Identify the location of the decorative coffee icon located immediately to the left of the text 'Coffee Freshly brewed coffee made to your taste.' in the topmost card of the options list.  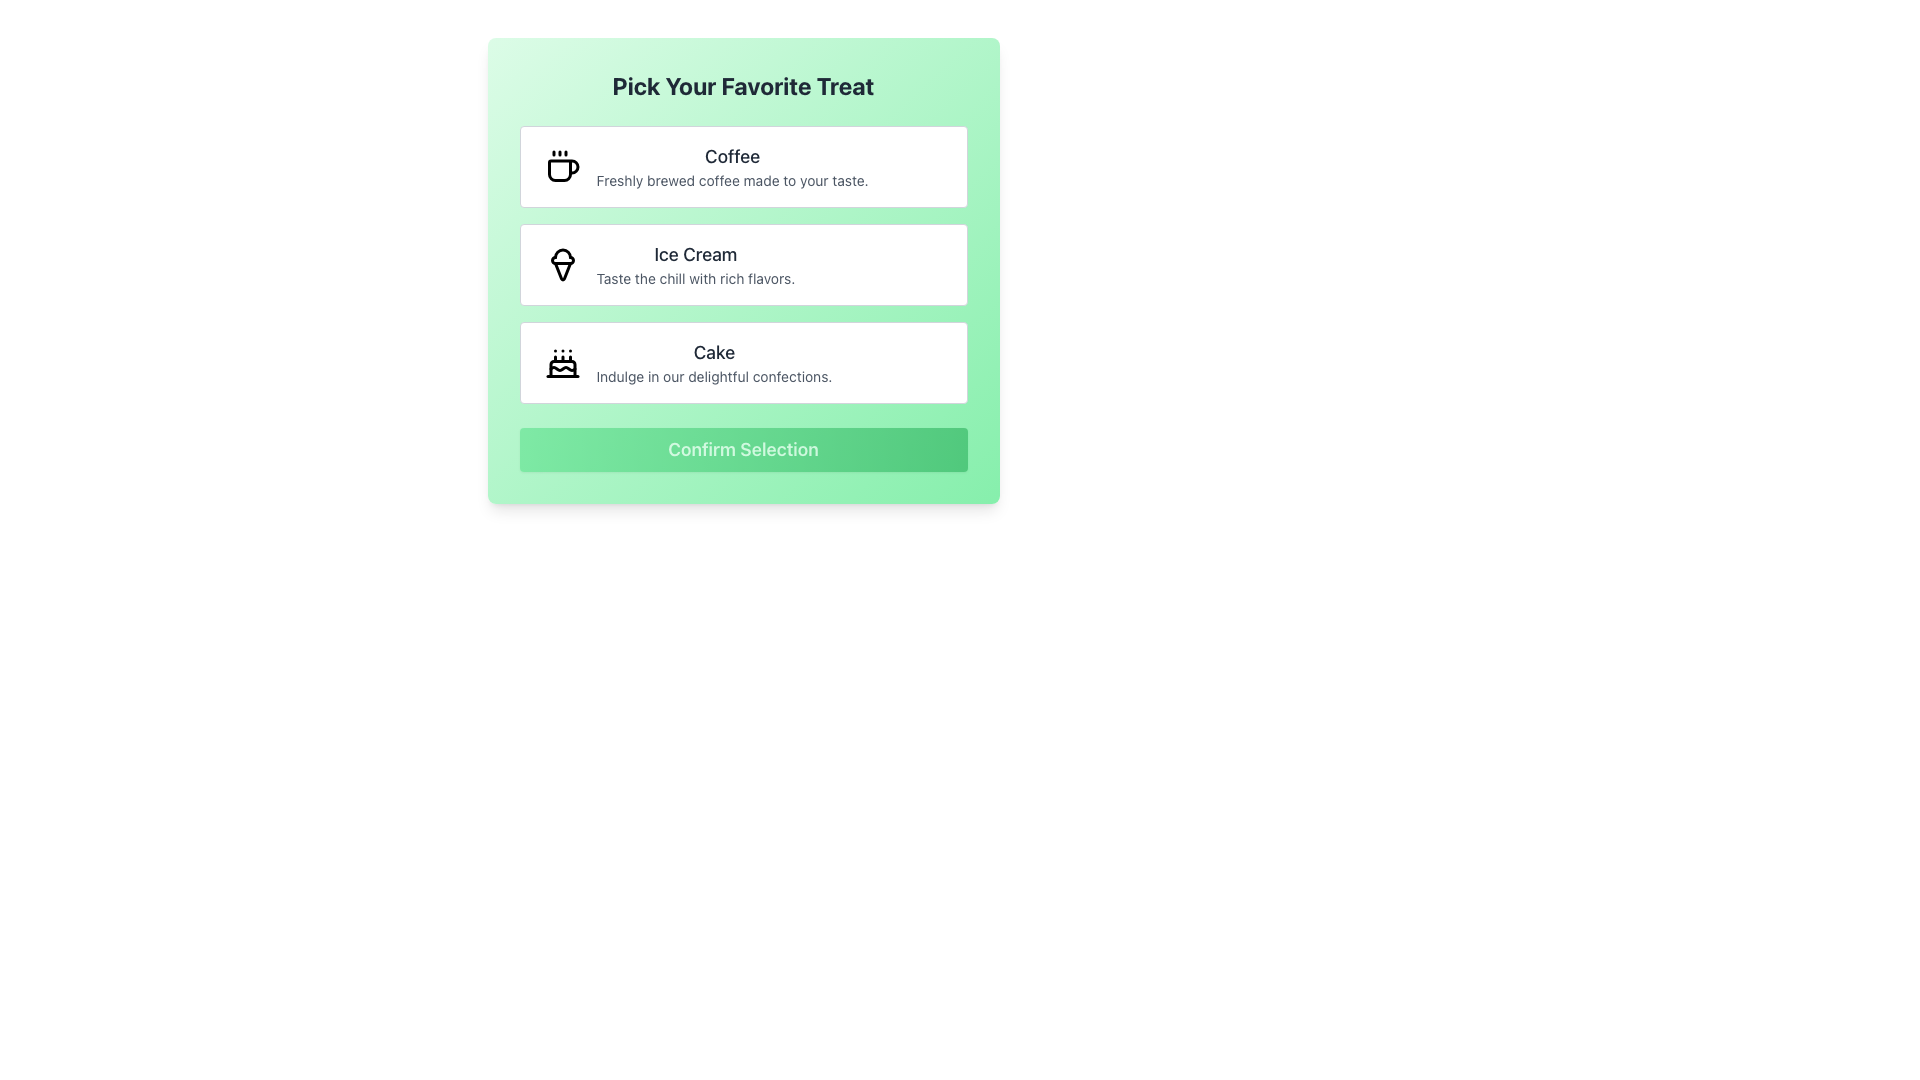
(561, 165).